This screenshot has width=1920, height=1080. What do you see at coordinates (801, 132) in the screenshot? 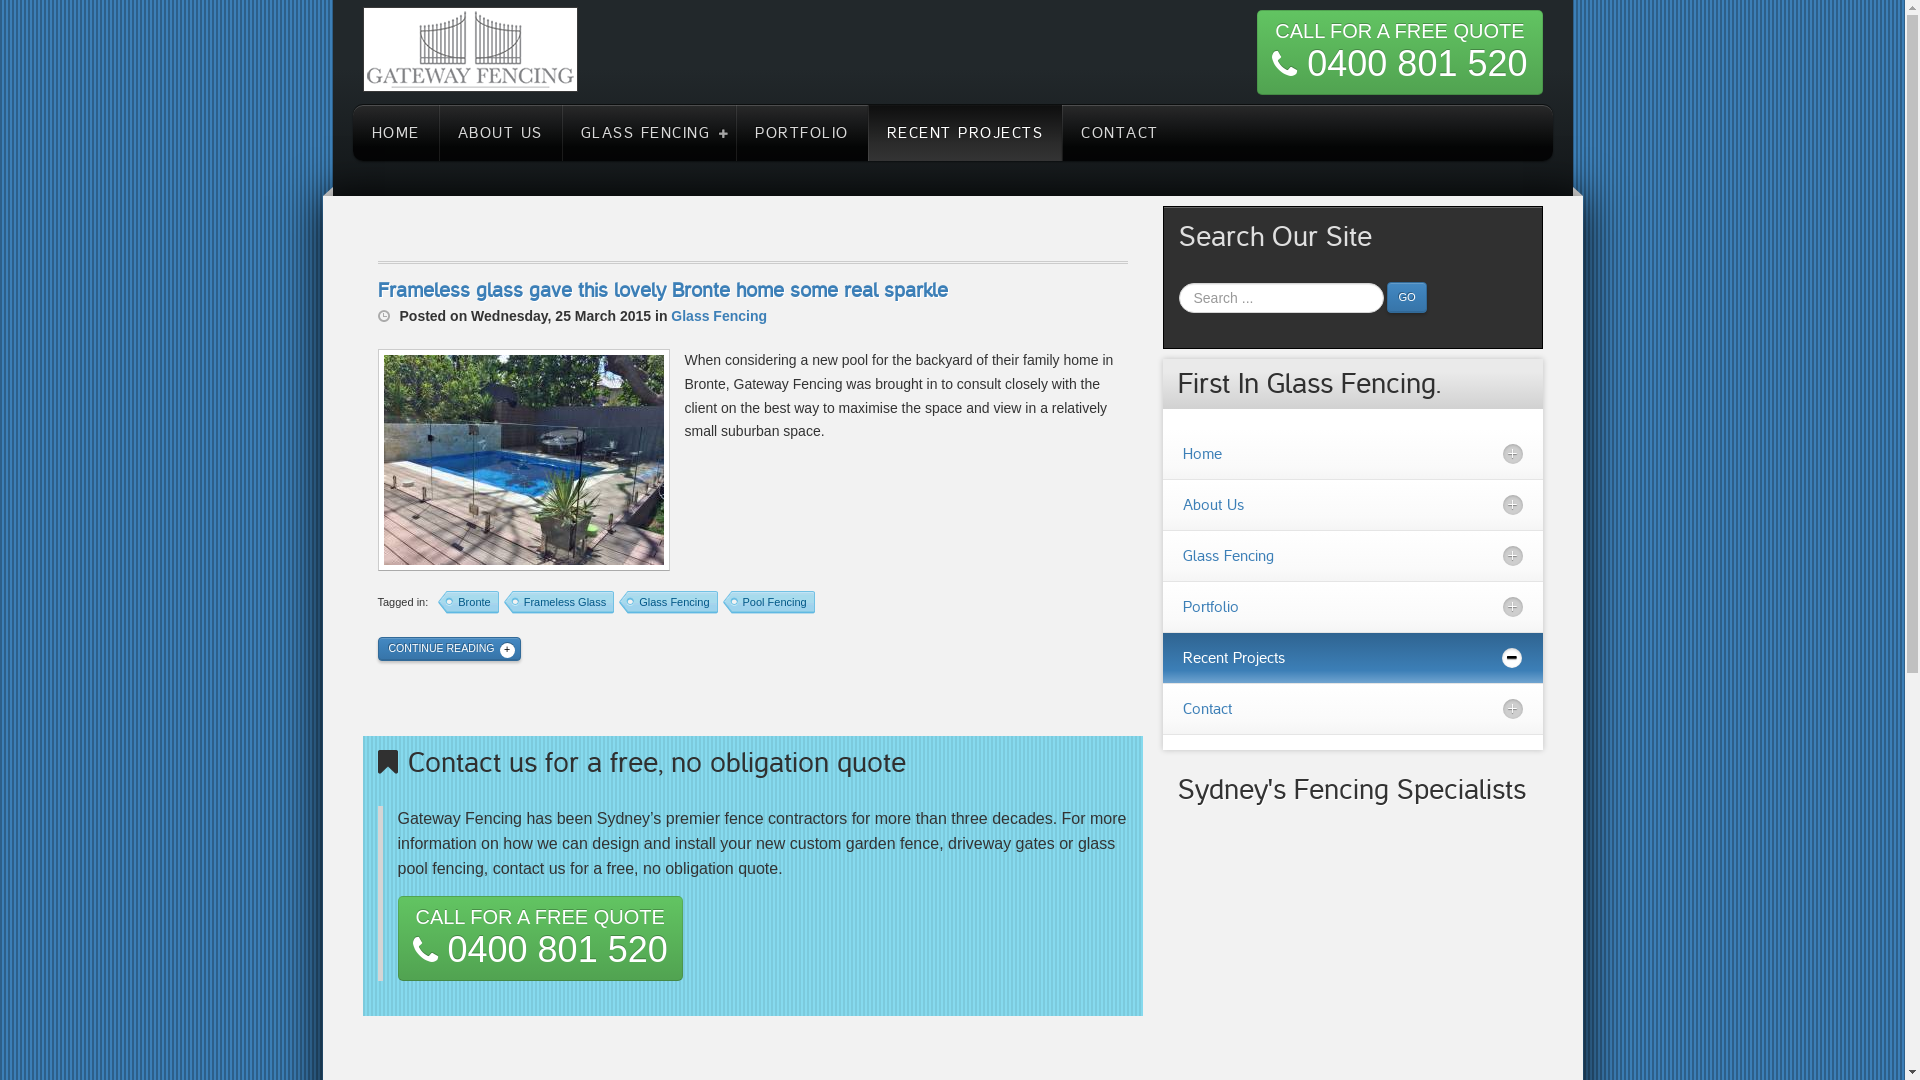
I see `'PORTFOLIO'` at bounding box center [801, 132].